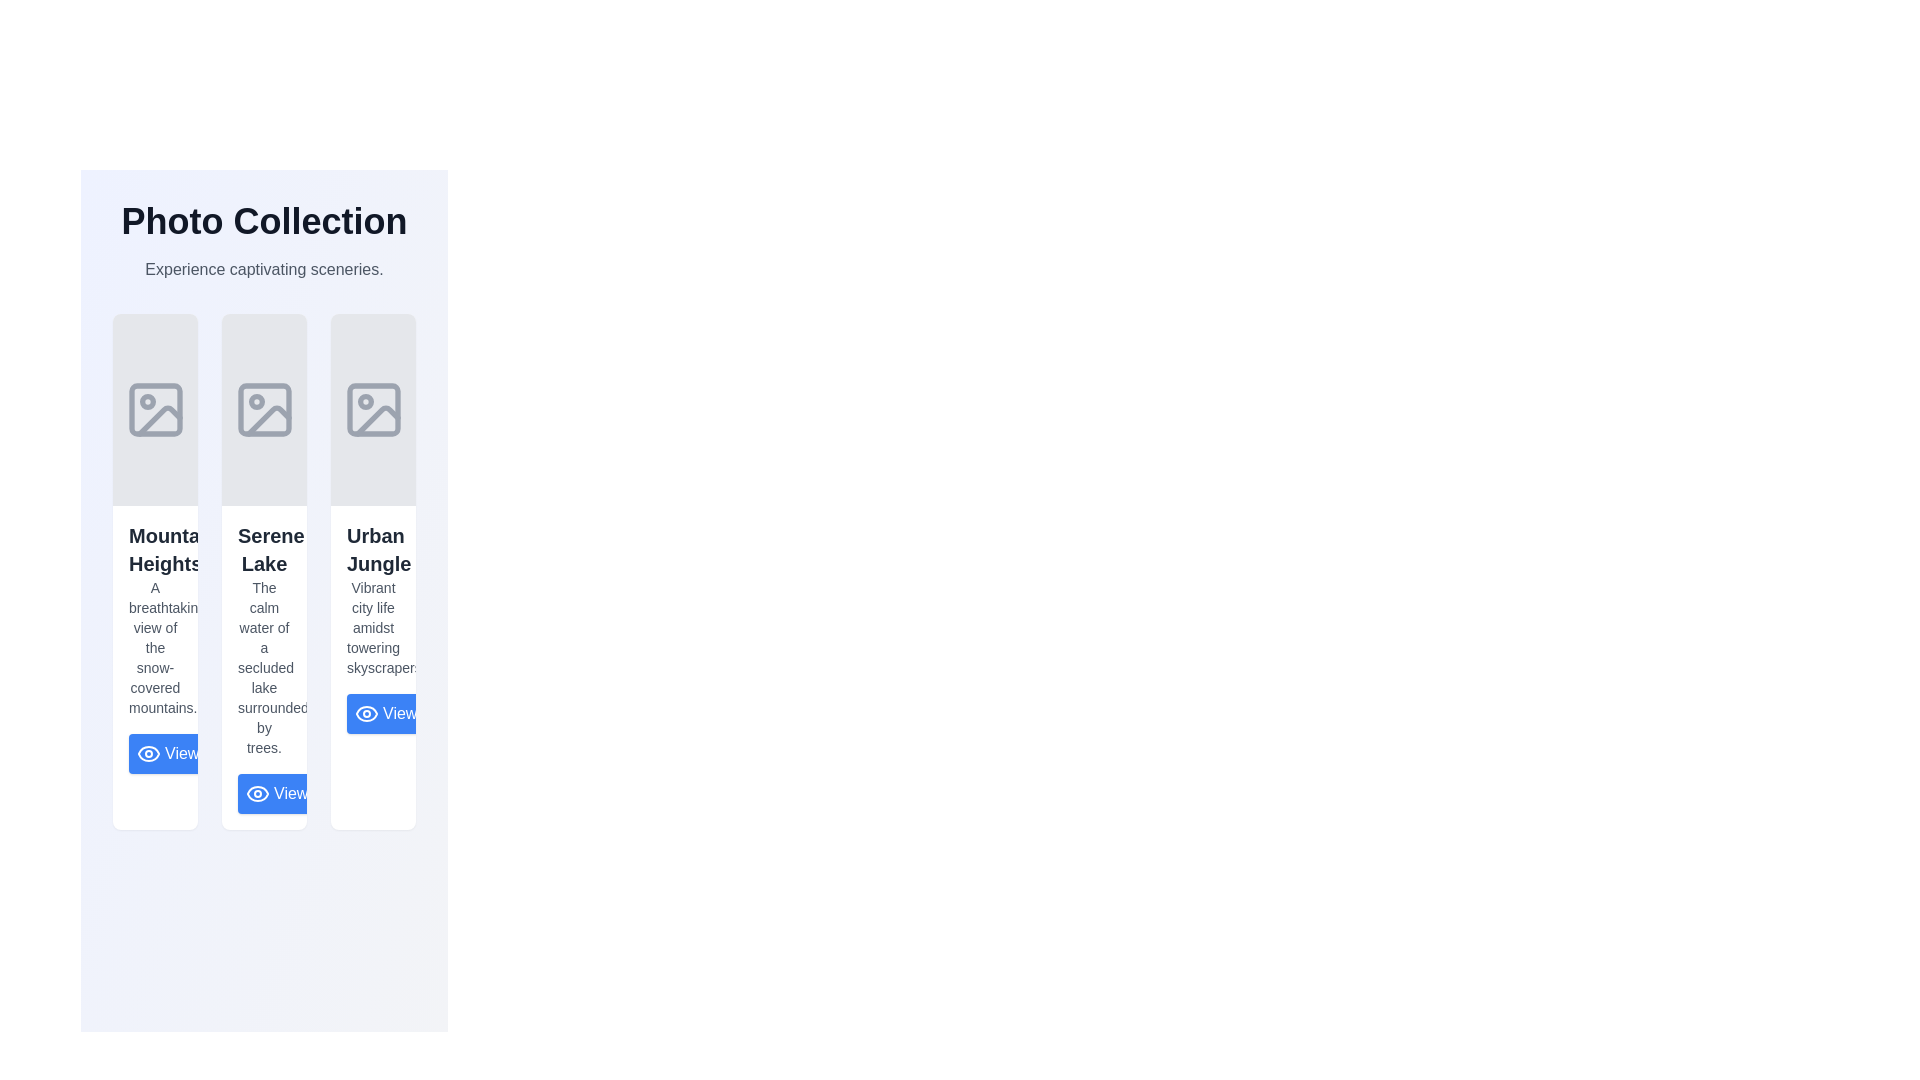 Image resolution: width=1920 pixels, height=1080 pixels. What do you see at coordinates (373, 571) in the screenshot?
I see `the 'Urban Jungle' card component, which is the third card in a grid layout, indicating it is draggable` at bounding box center [373, 571].